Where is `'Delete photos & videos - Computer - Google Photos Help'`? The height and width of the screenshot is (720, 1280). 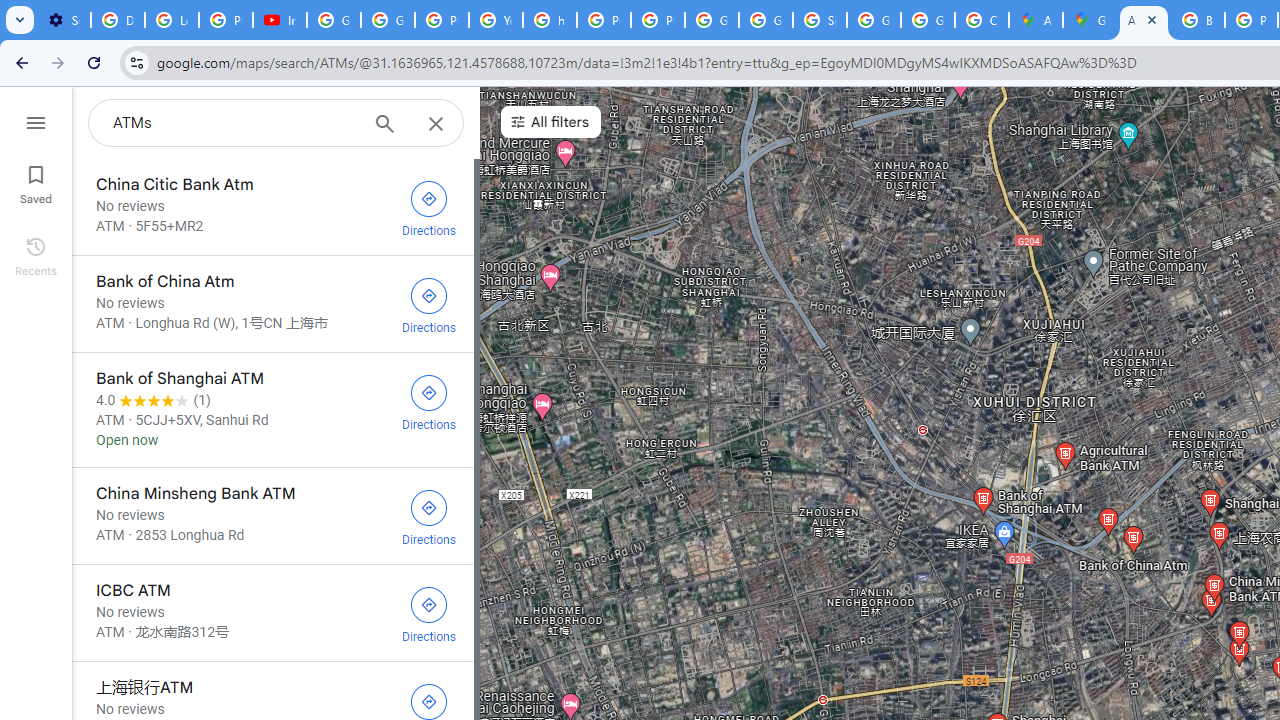 'Delete photos & videos - Computer - Google Photos Help' is located at coordinates (116, 20).